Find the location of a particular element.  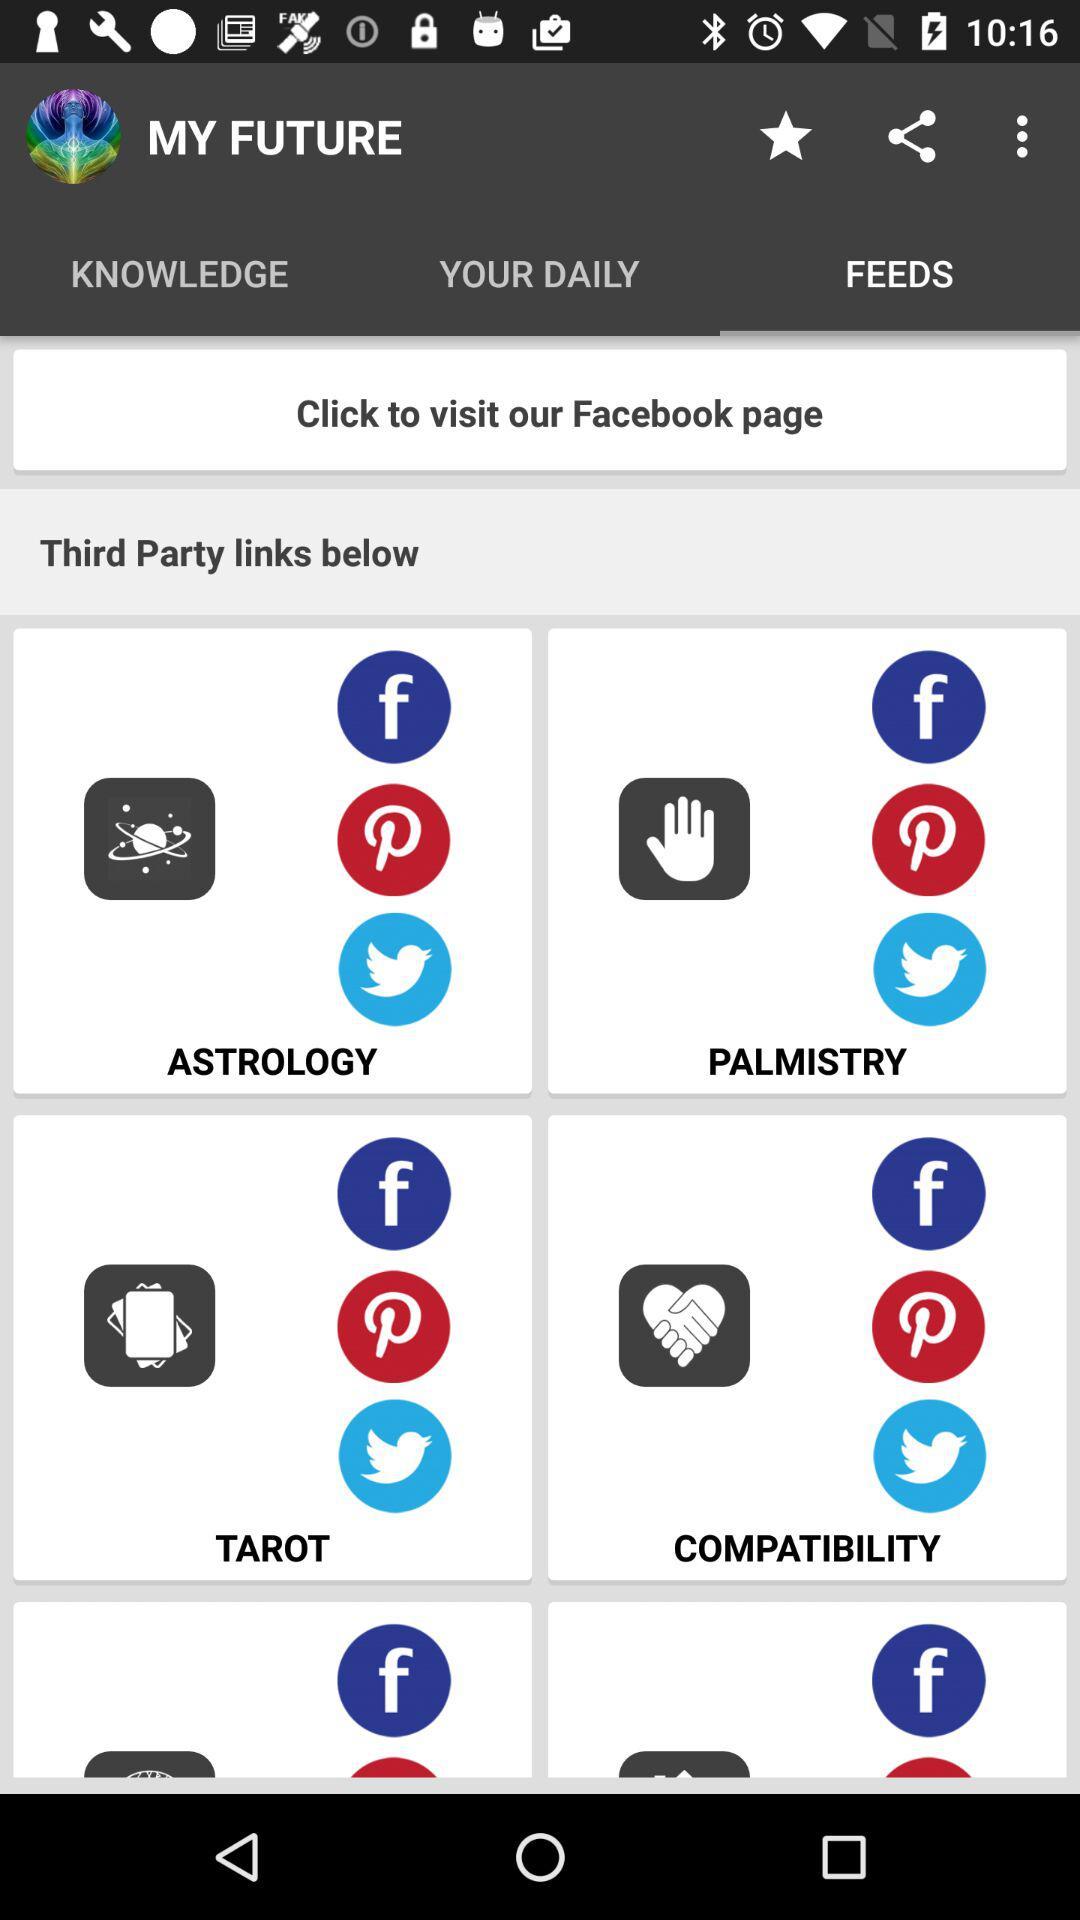

share via pinterest is located at coordinates (394, 838).